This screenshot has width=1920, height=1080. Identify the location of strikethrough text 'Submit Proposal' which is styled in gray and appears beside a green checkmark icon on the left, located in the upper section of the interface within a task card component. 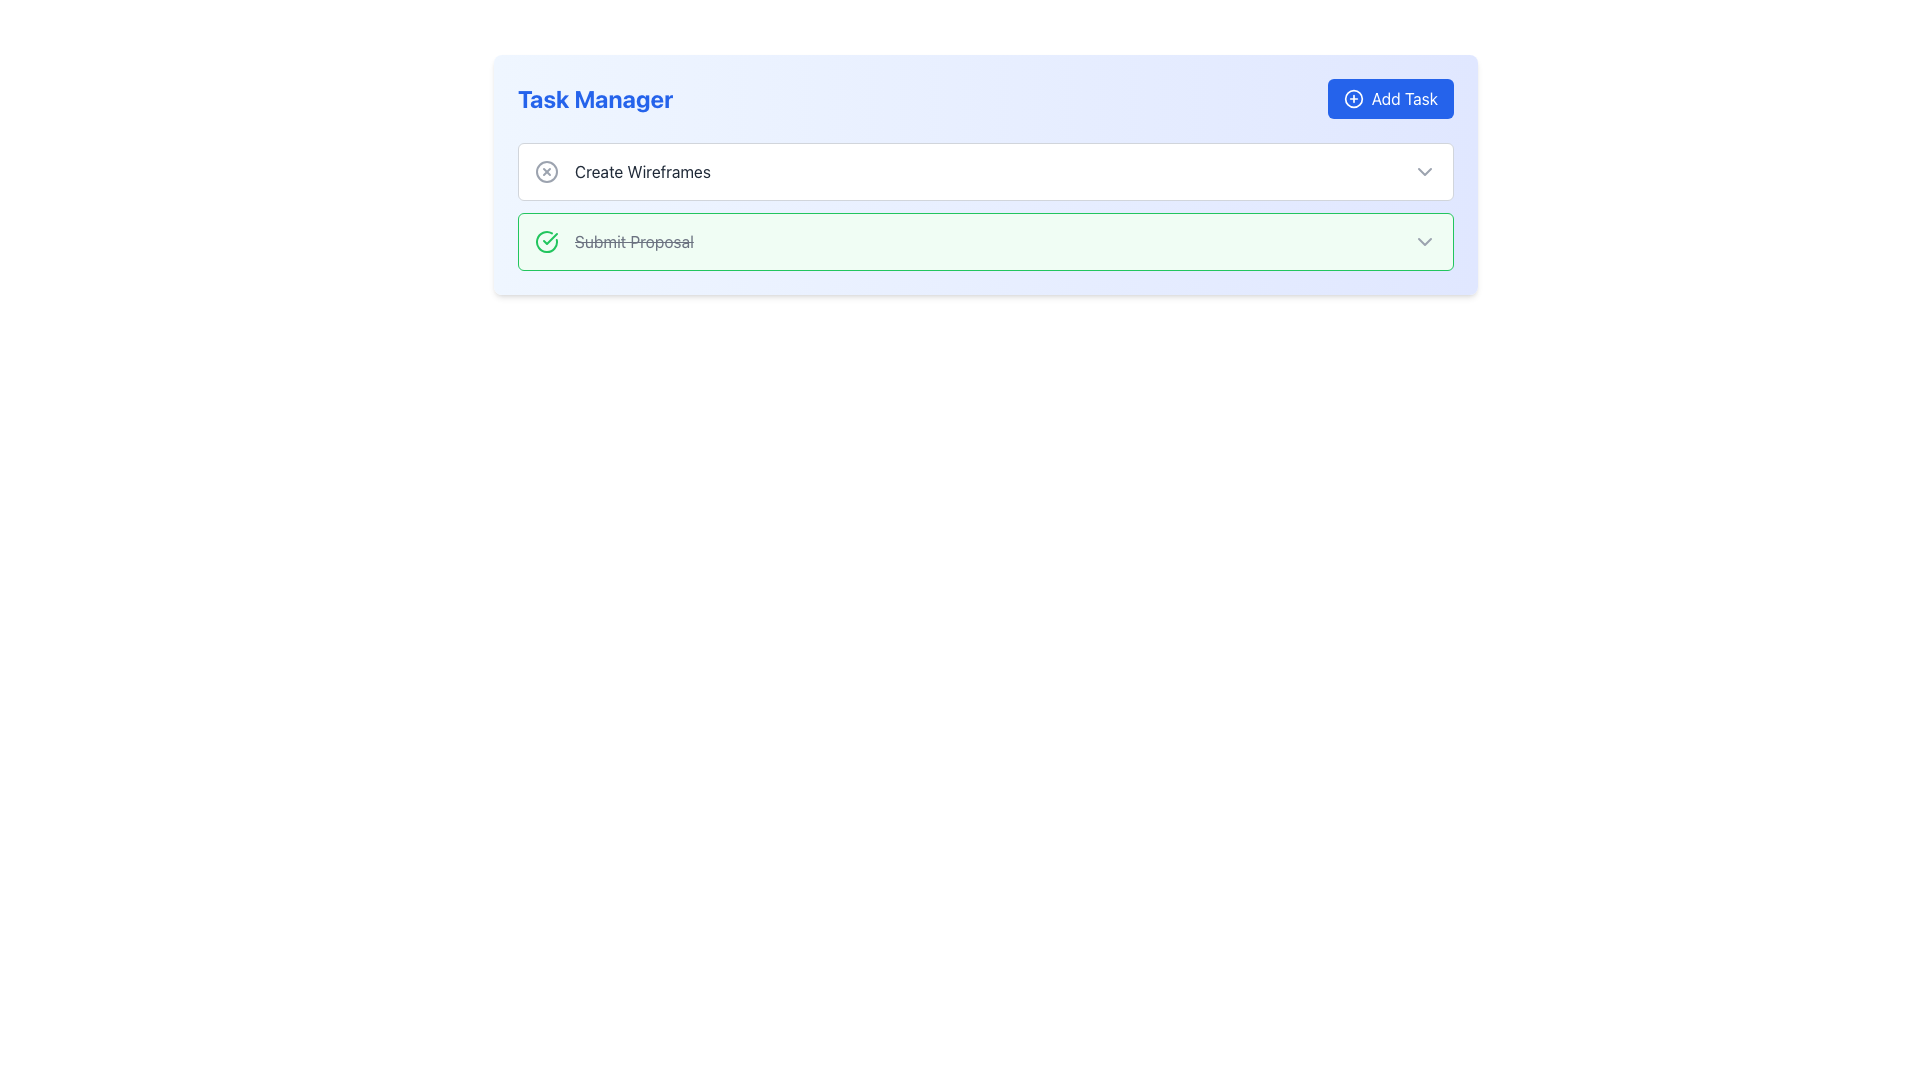
(613, 241).